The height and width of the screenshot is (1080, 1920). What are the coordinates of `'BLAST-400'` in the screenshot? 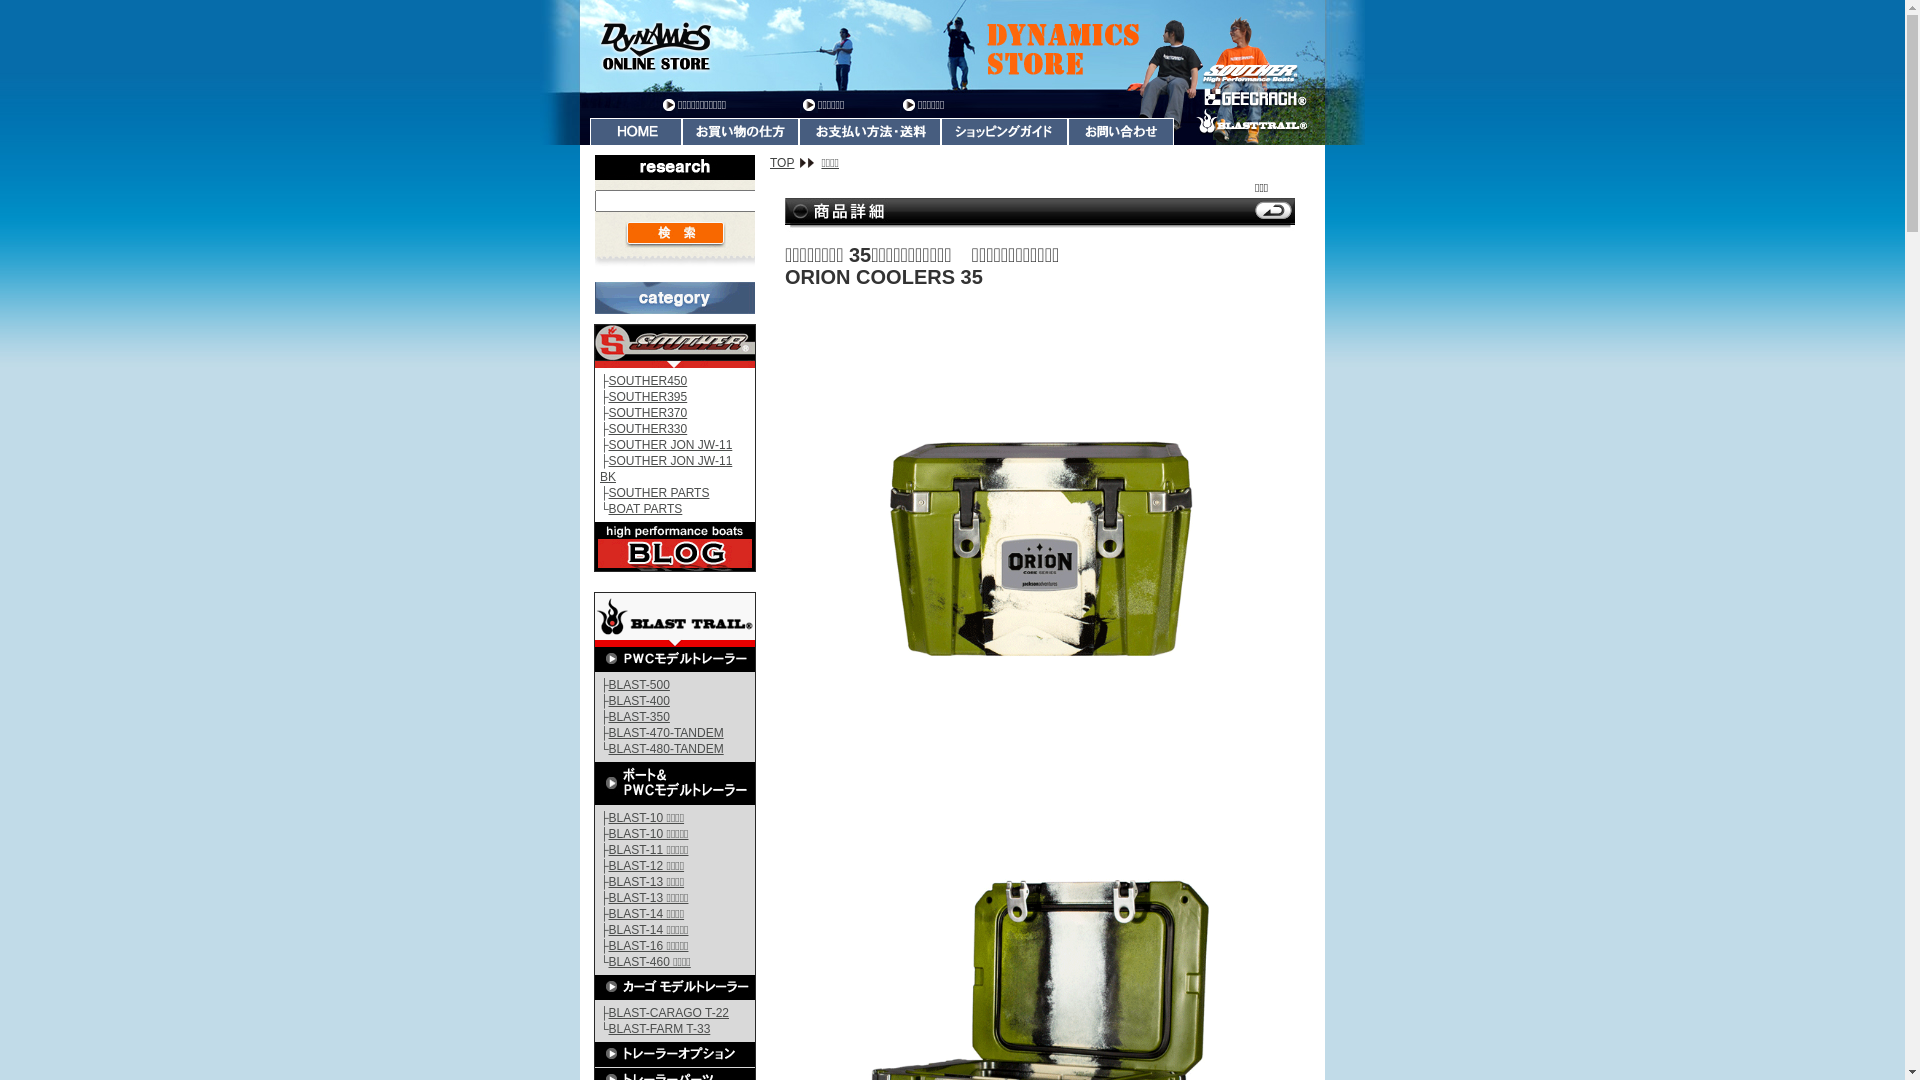 It's located at (638, 700).